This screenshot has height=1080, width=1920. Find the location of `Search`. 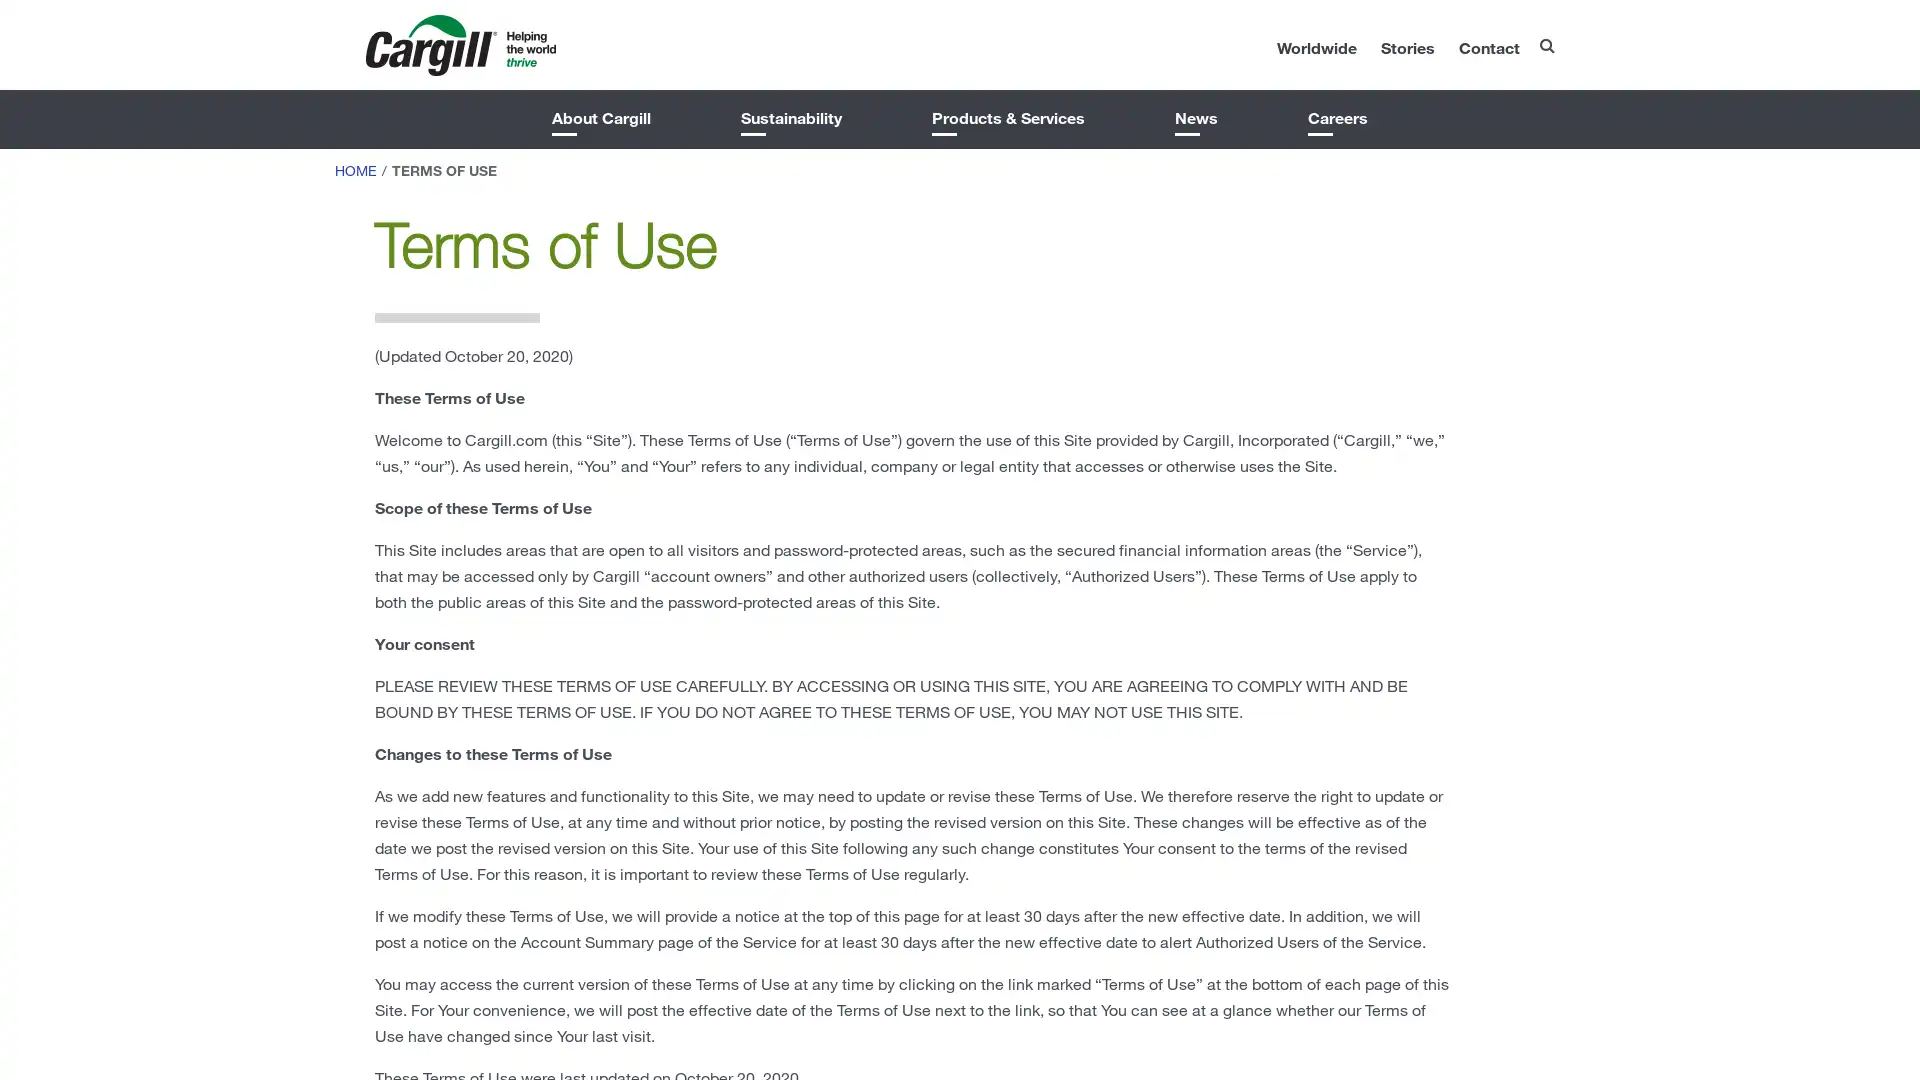

Search is located at coordinates (1505, 39).